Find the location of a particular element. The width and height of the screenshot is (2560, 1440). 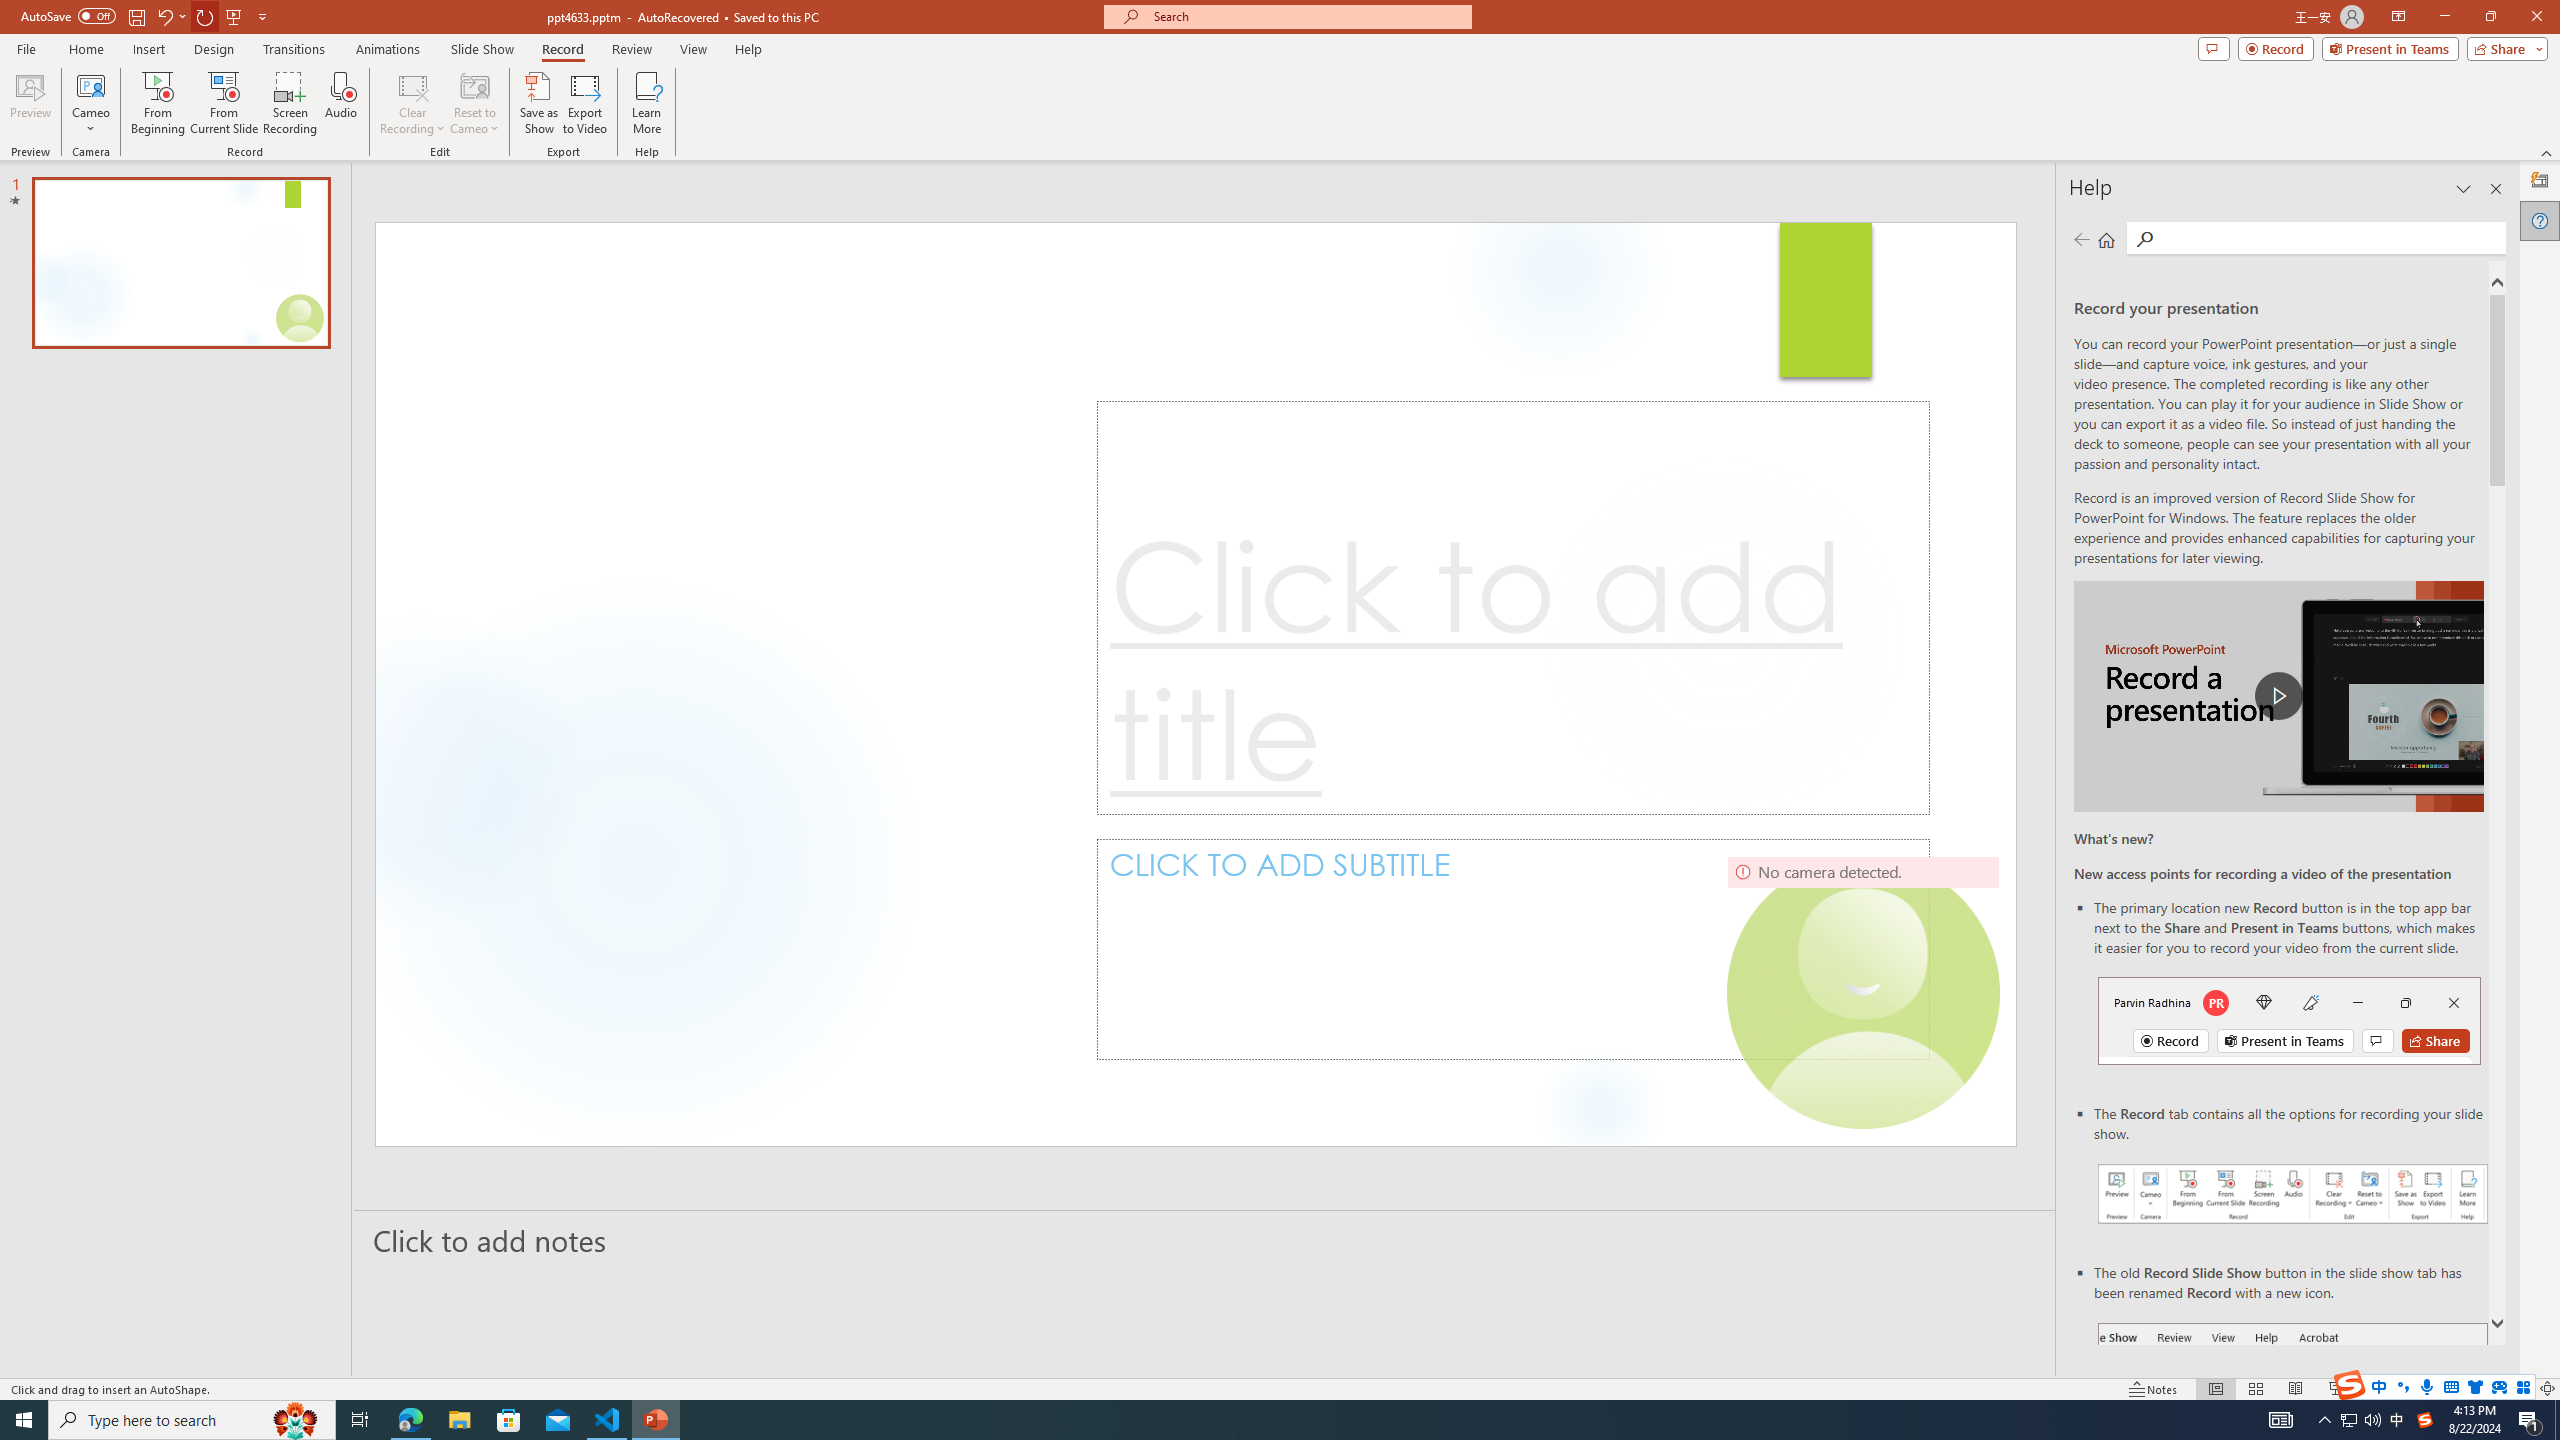

'Present in Teams' is located at coordinates (2390, 47).